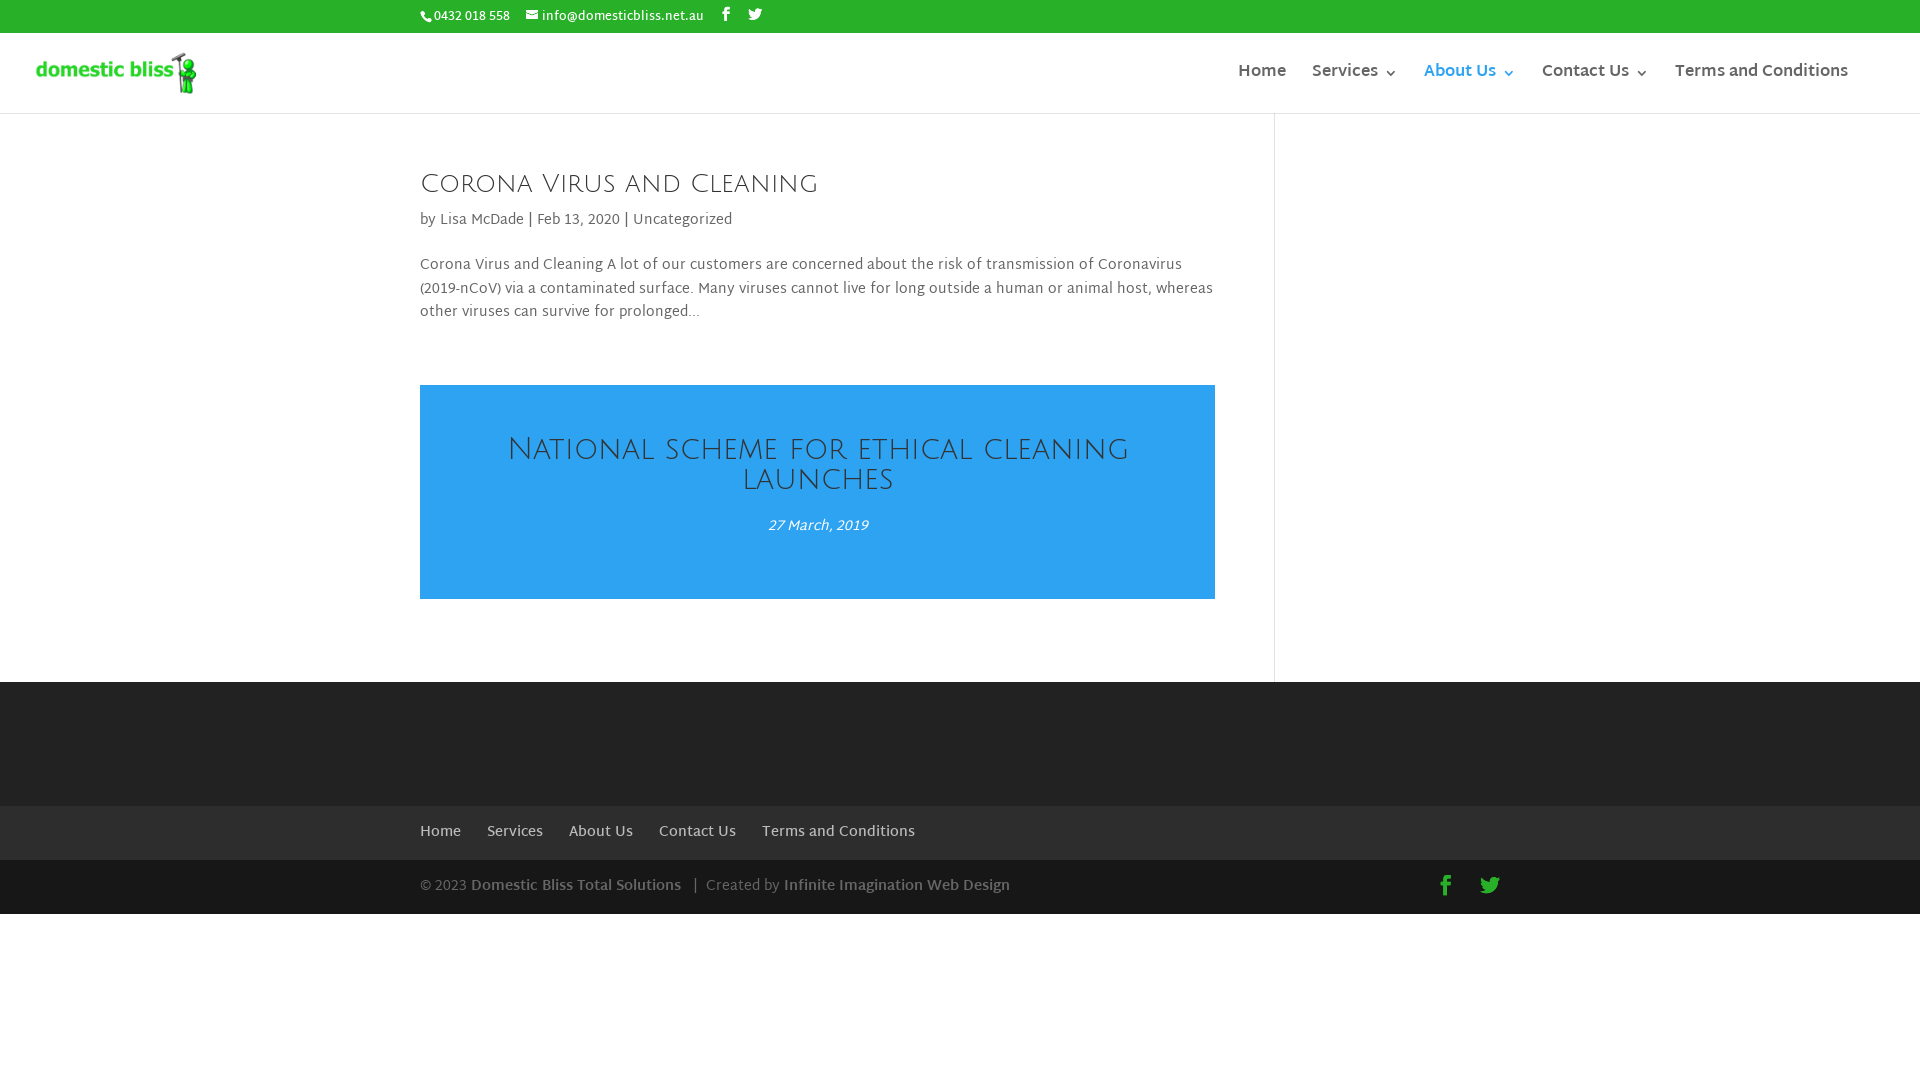 This screenshot has width=1920, height=1080. What do you see at coordinates (1761, 88) in the screenshot?
I see `'Terms and Conditions'` at bounding box center [1761, 88].